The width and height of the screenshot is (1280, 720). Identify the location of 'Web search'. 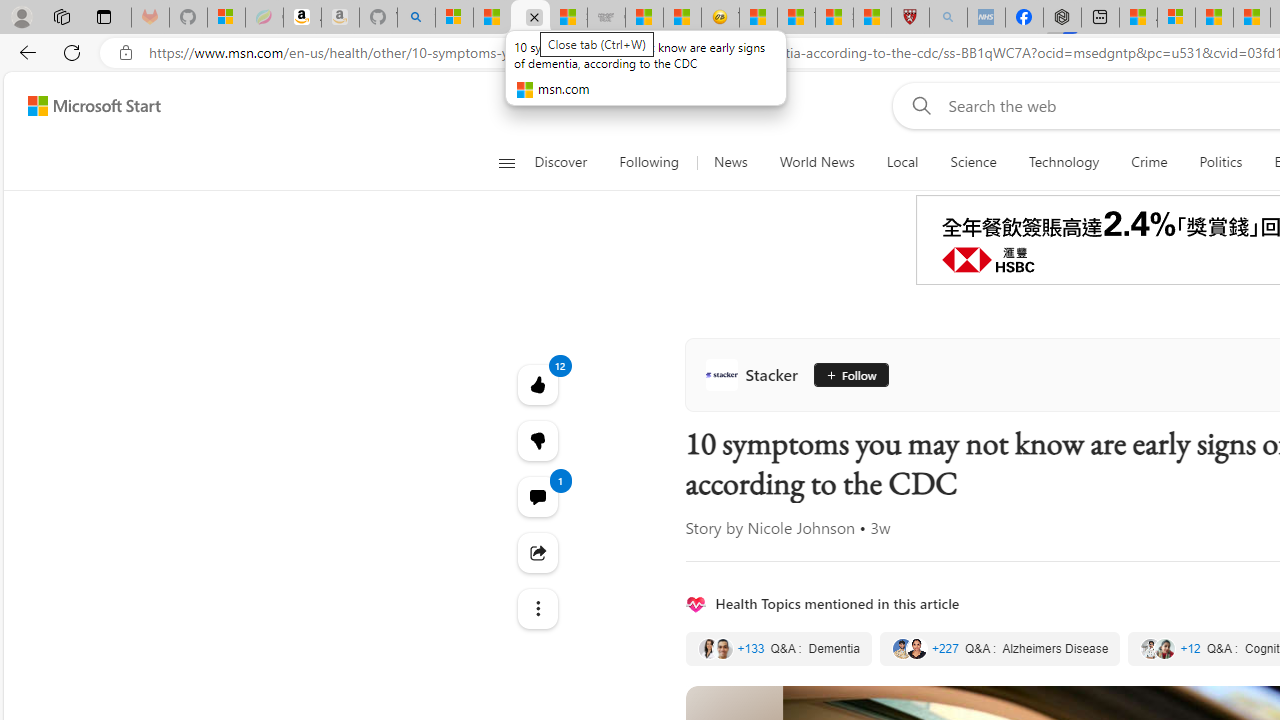
(916, 105).